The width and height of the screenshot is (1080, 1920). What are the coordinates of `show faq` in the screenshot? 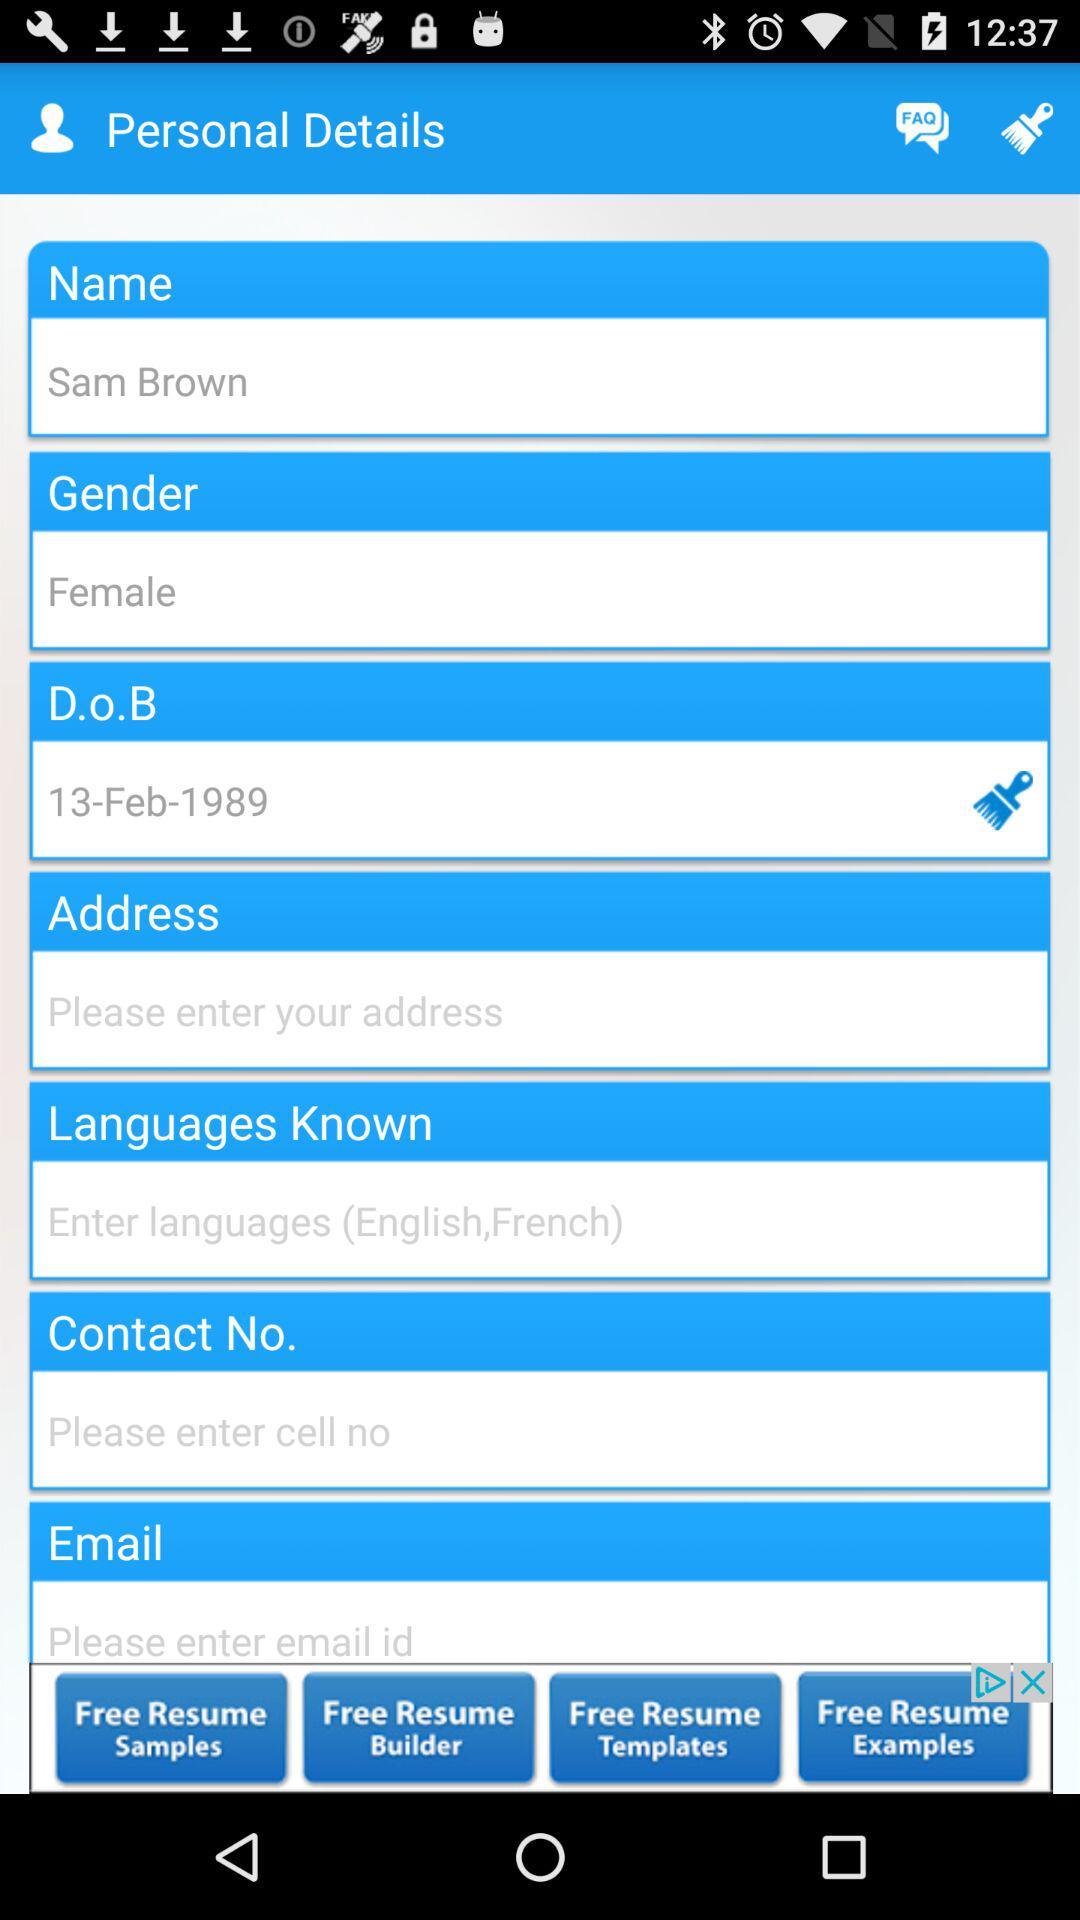 It's located at (922, 127).